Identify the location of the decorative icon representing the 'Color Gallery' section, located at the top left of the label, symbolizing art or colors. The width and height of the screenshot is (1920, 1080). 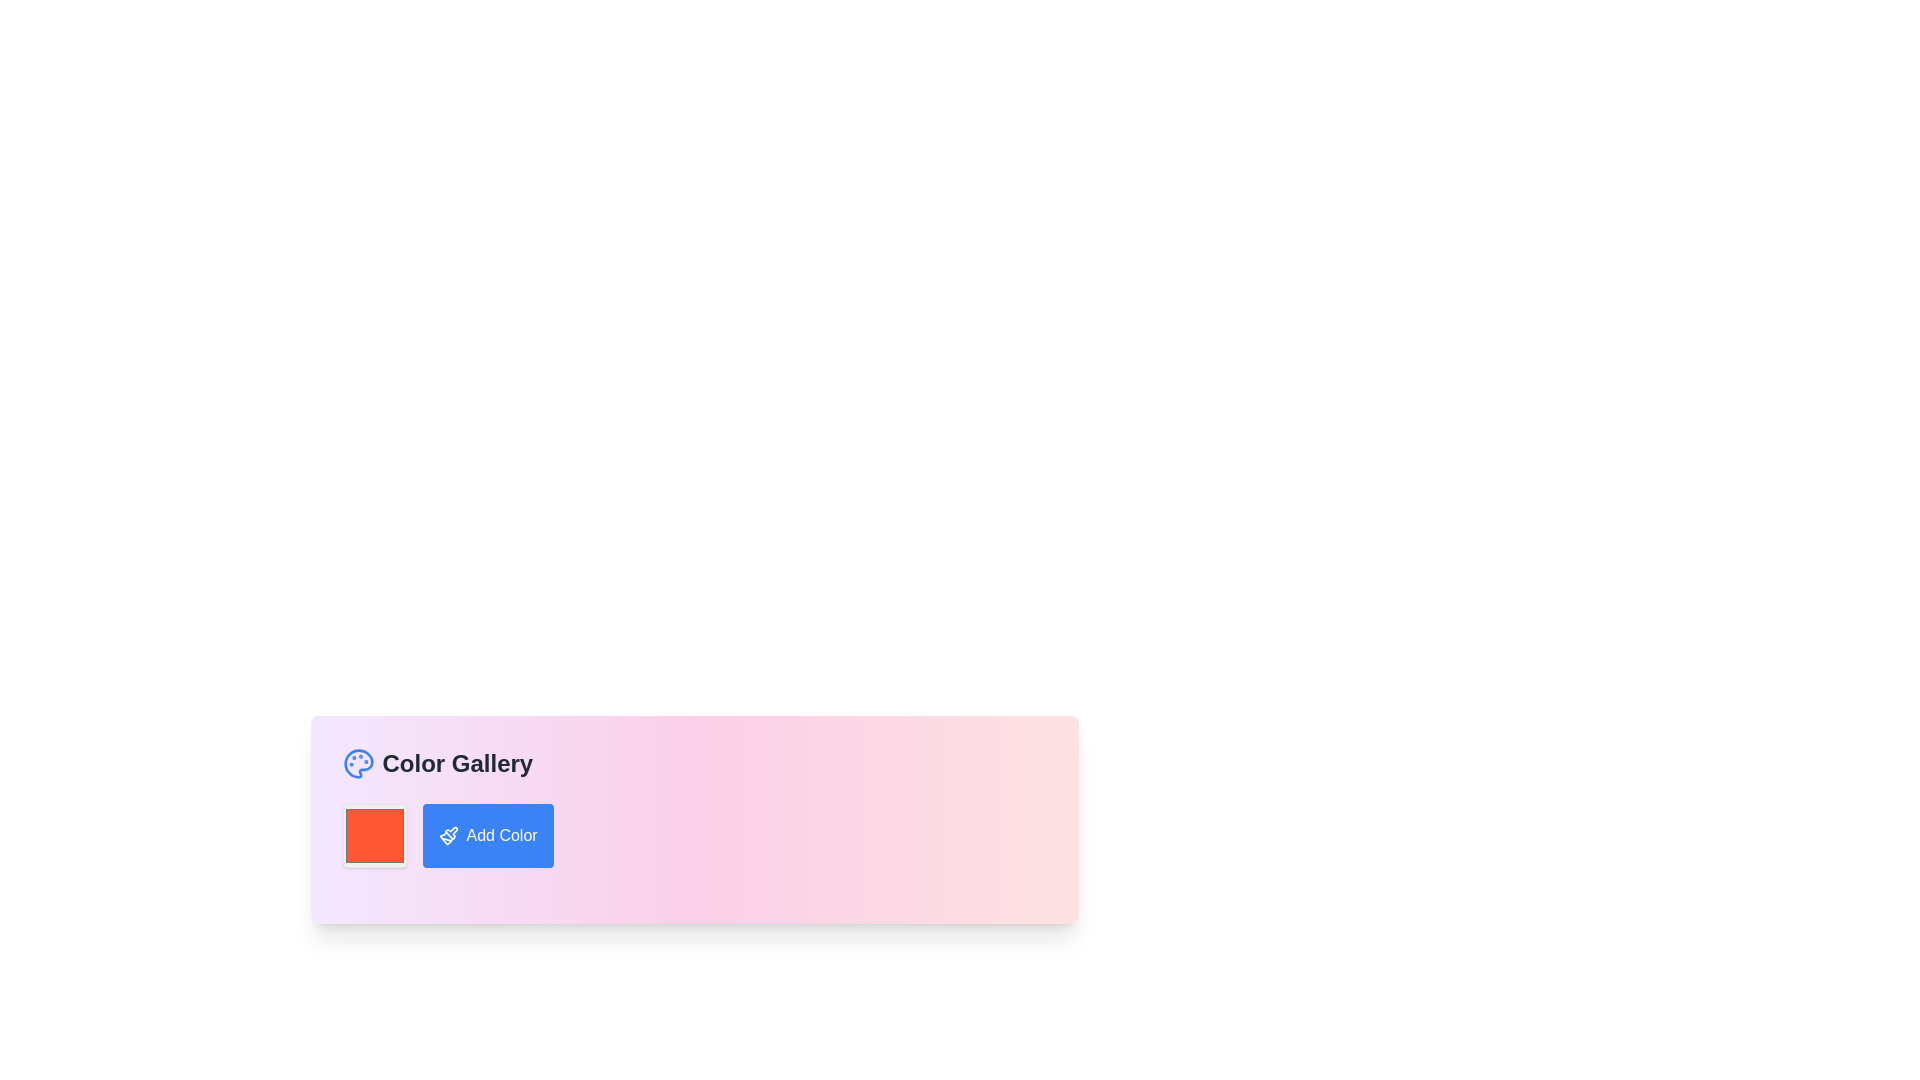
(358, 763).